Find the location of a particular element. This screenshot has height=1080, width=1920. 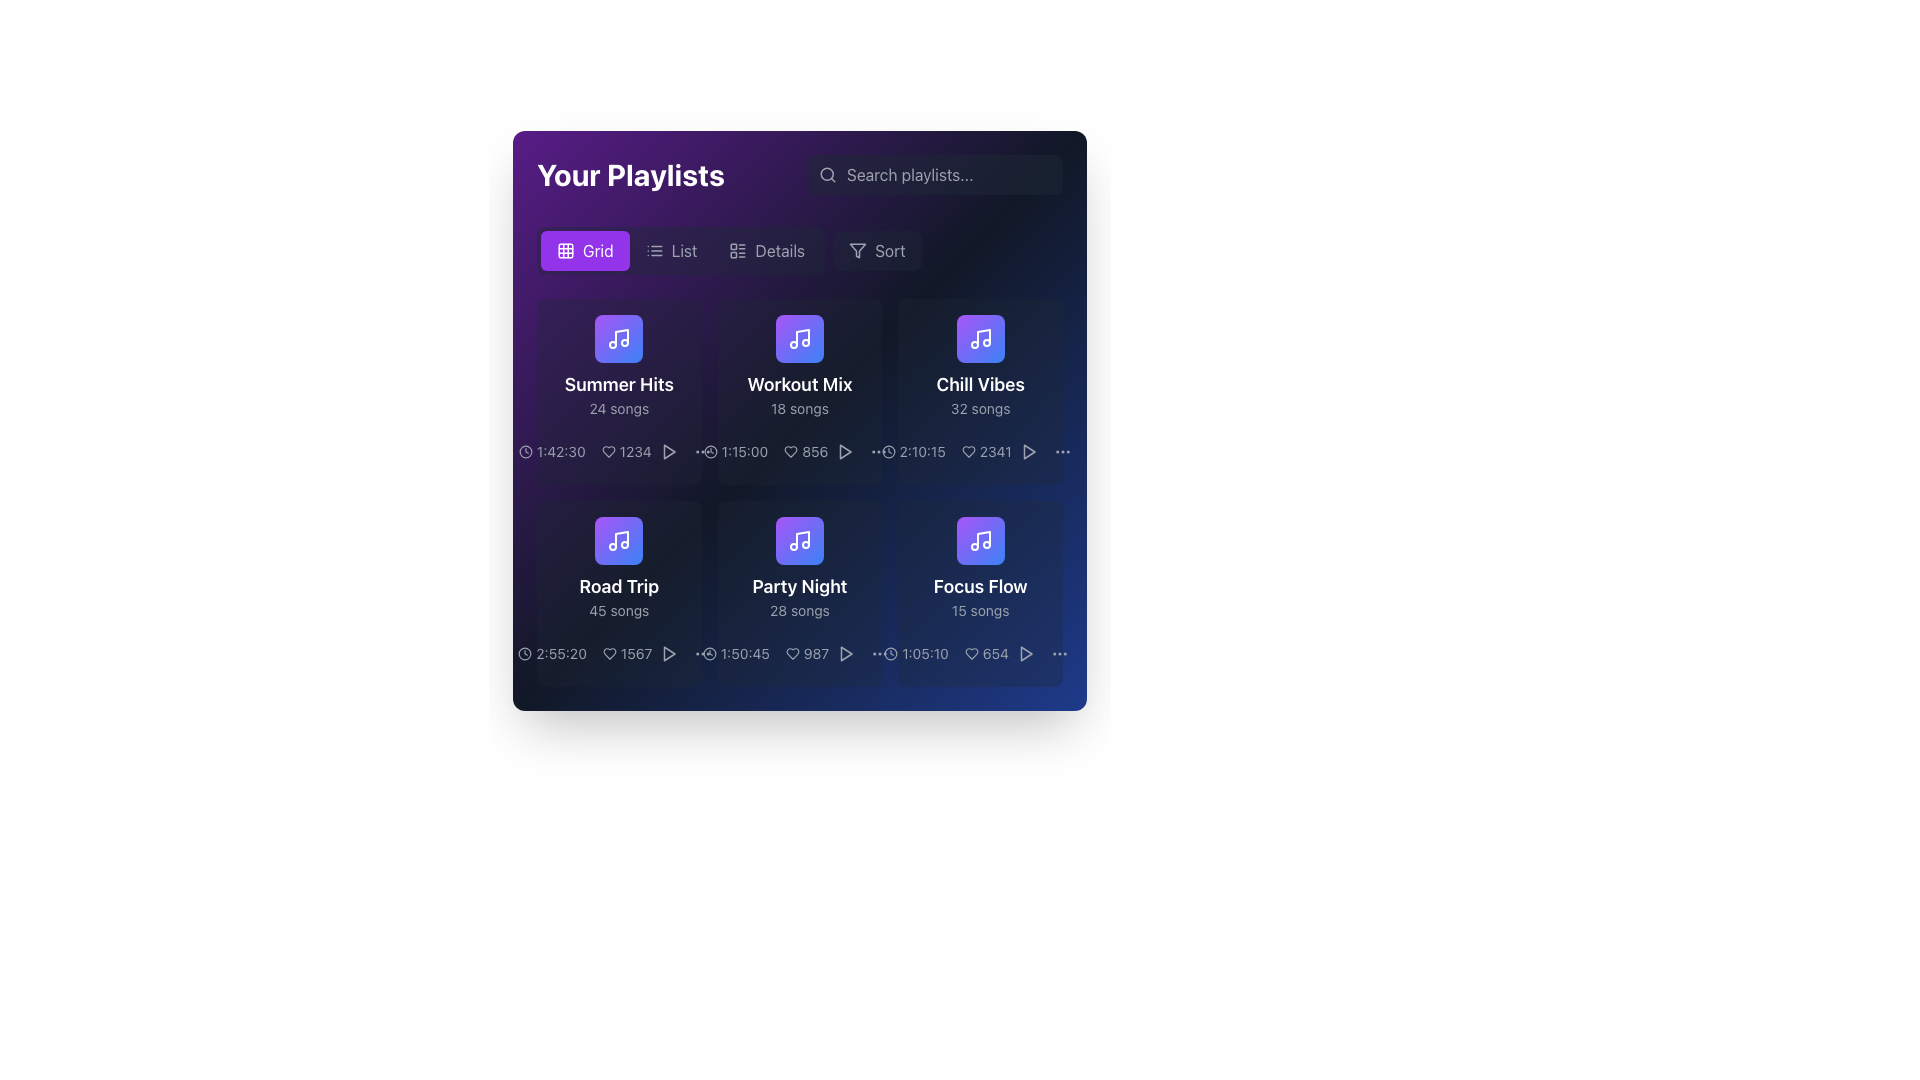

the time-related icon located as the leftmost icon under the title 'Summer Hits' in the main content area of the playlist cards is located at coordinates (525, 451).